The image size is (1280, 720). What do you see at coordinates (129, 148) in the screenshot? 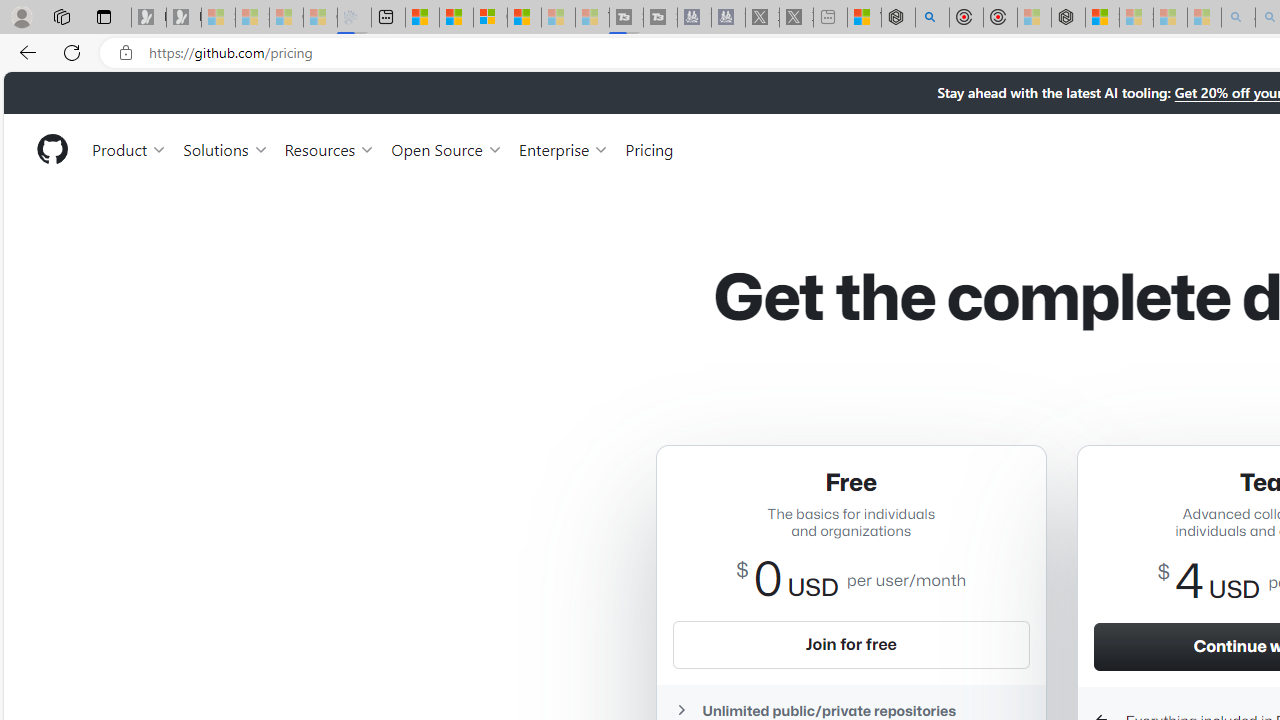
I see `'Product'` at bounding box center [129, 148].